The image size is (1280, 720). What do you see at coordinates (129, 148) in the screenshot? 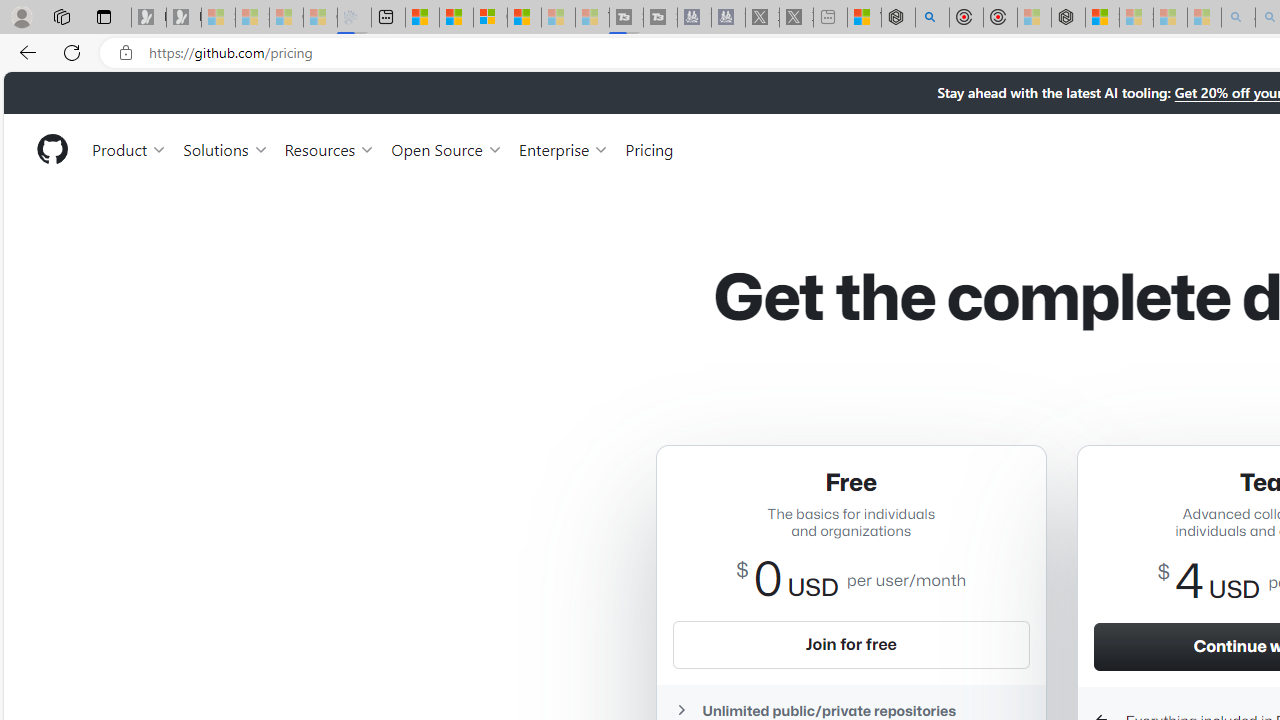
I see `'Product'` at bounding box center [129, 148].